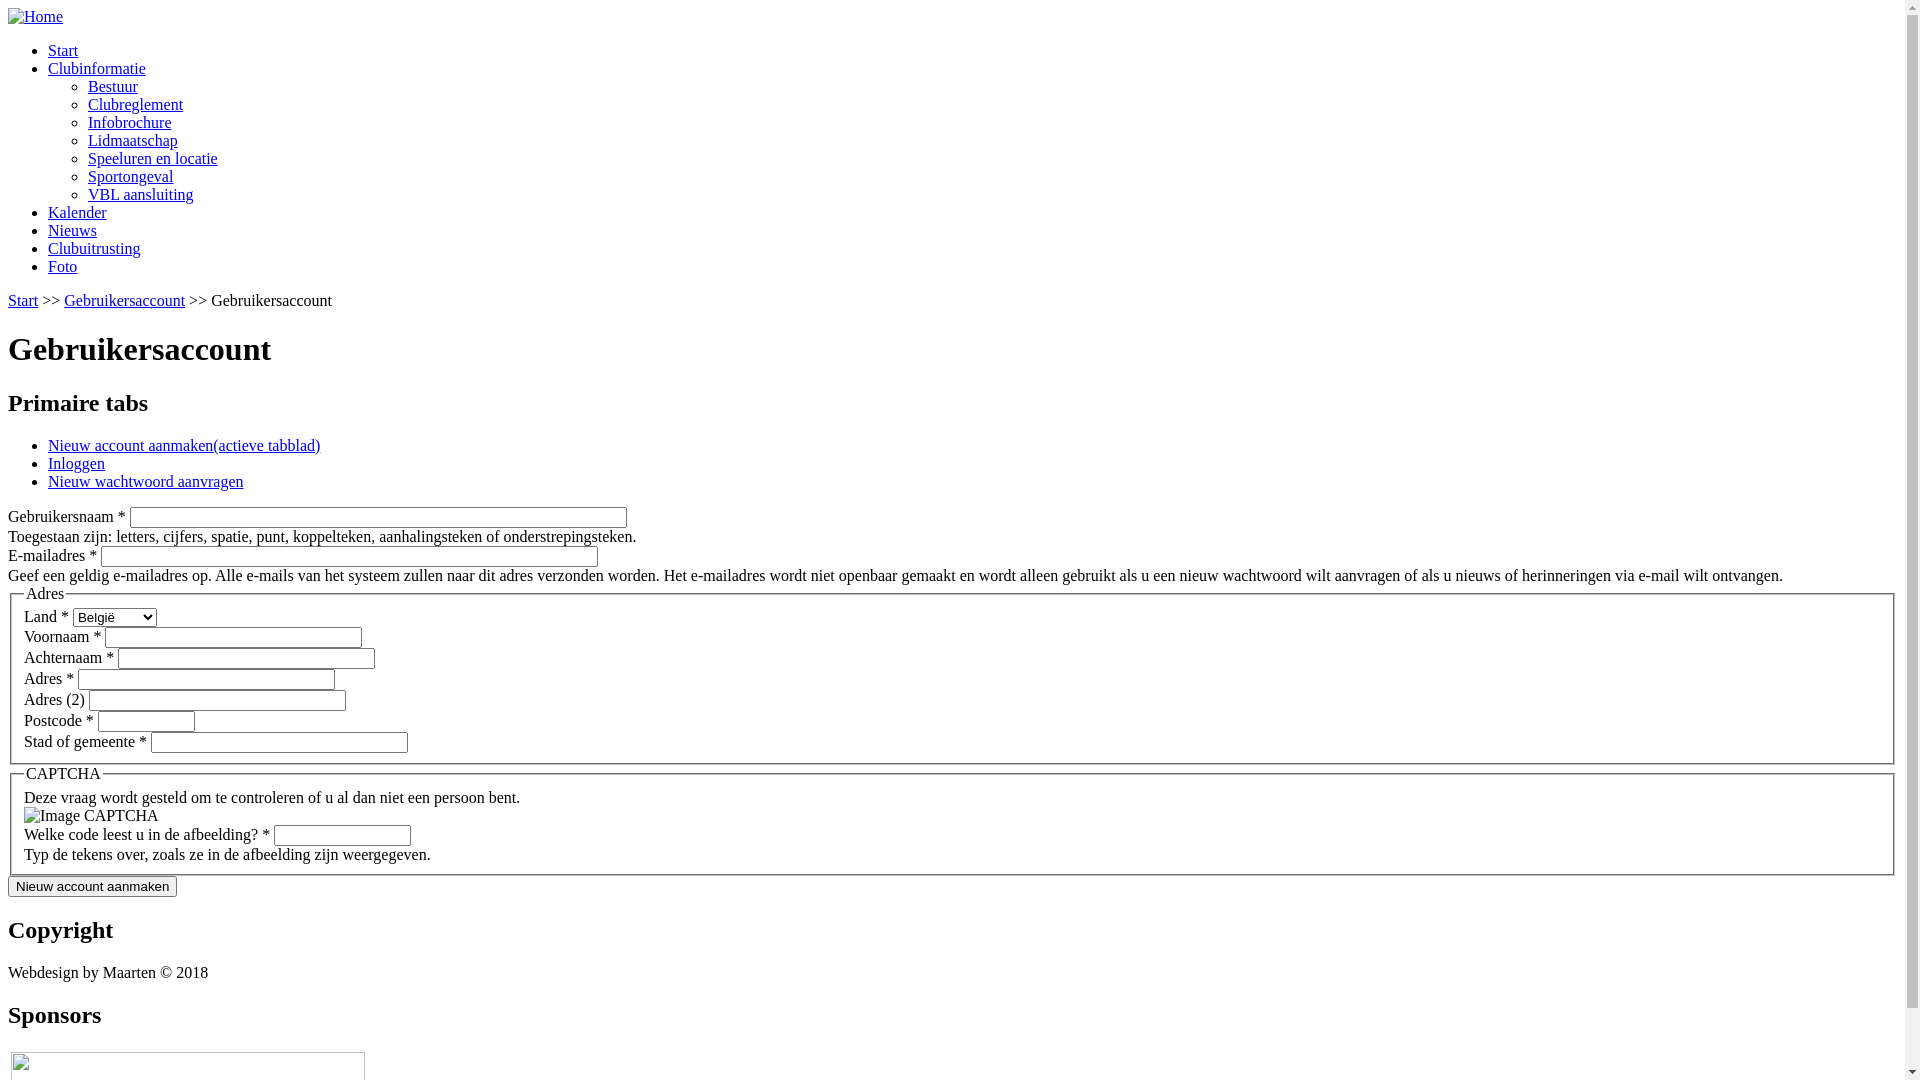 The width and height of the screenshot is (1920, 1080). What do you see at coordinates (95, 67) in the screenshot?
I see `'Clubinformatie'` at bounding box center [95, 67].